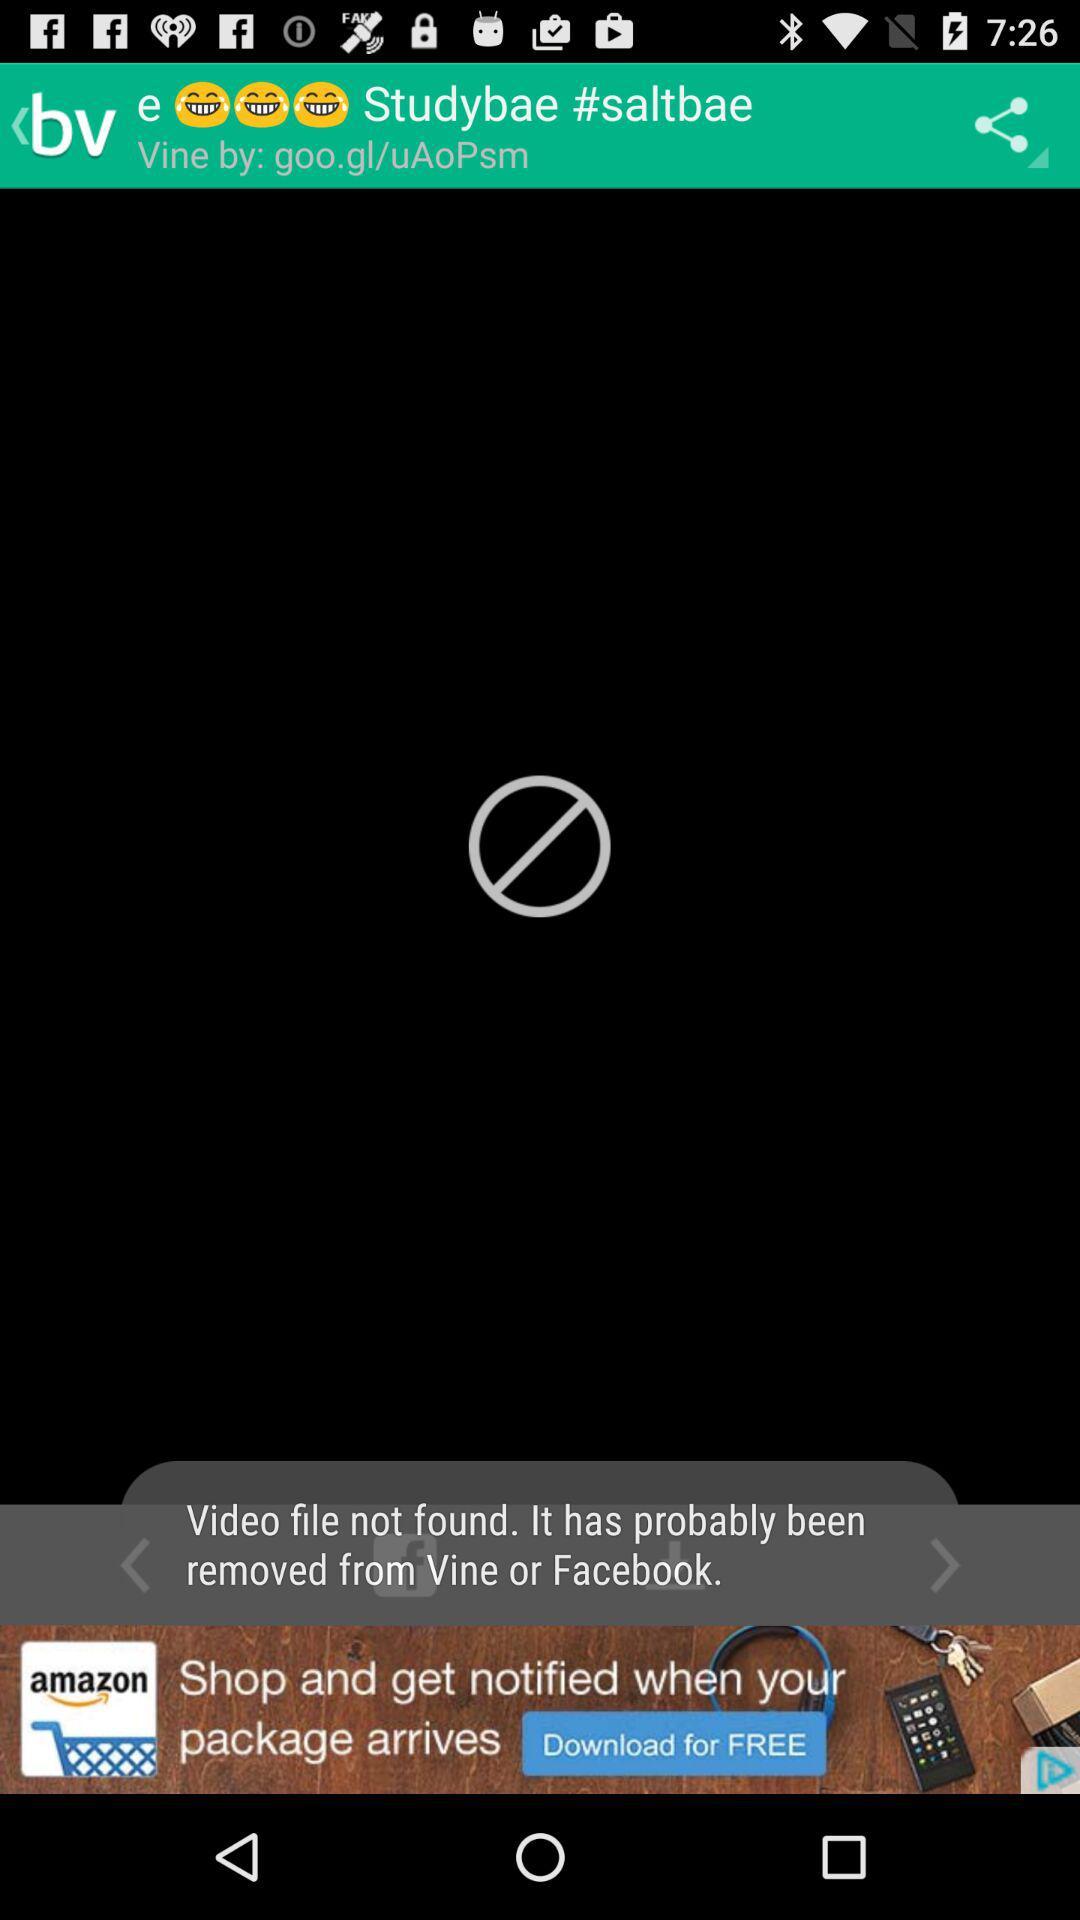 The width and height of the screenshot is (1080, 1920). I want to click on the share icon, so click(1006, 124).